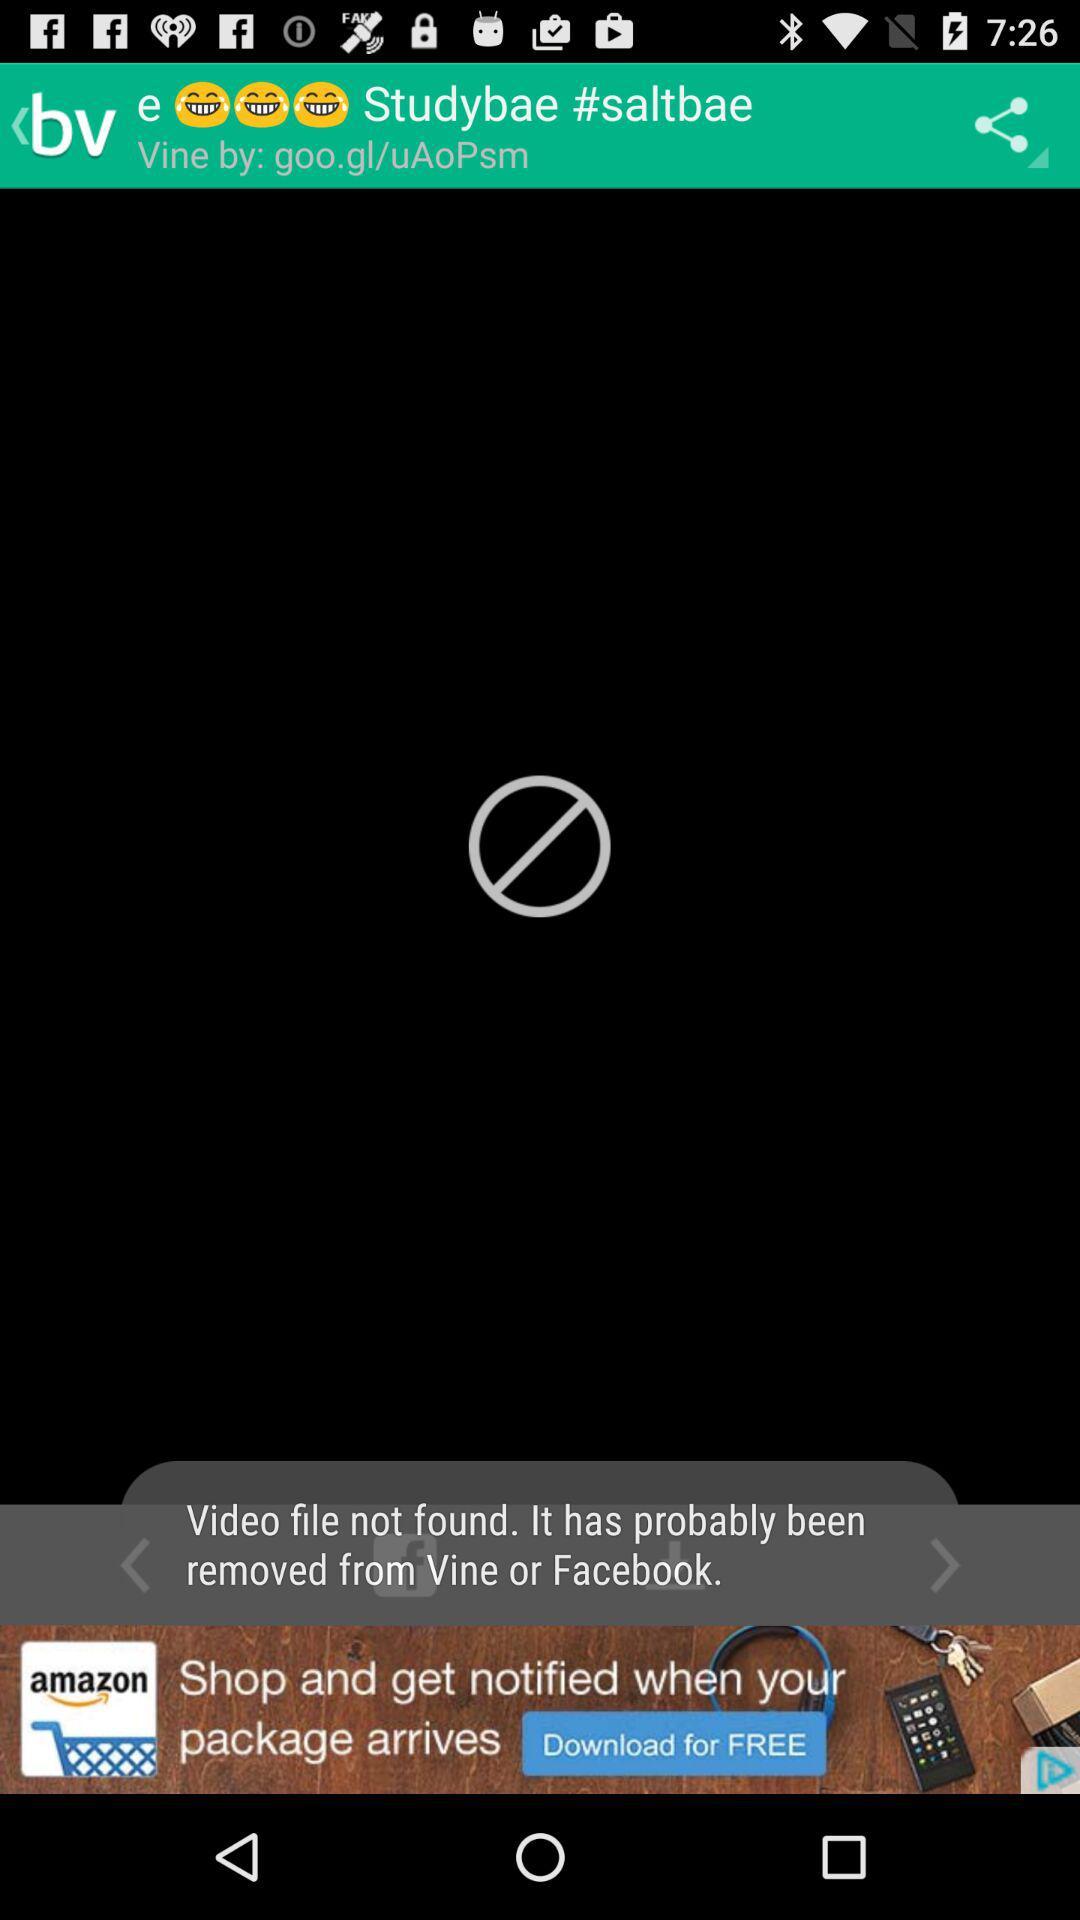 The width and height of the screenshot is (1080, 1920). I want to click on the share icon, so click(1006, 124).